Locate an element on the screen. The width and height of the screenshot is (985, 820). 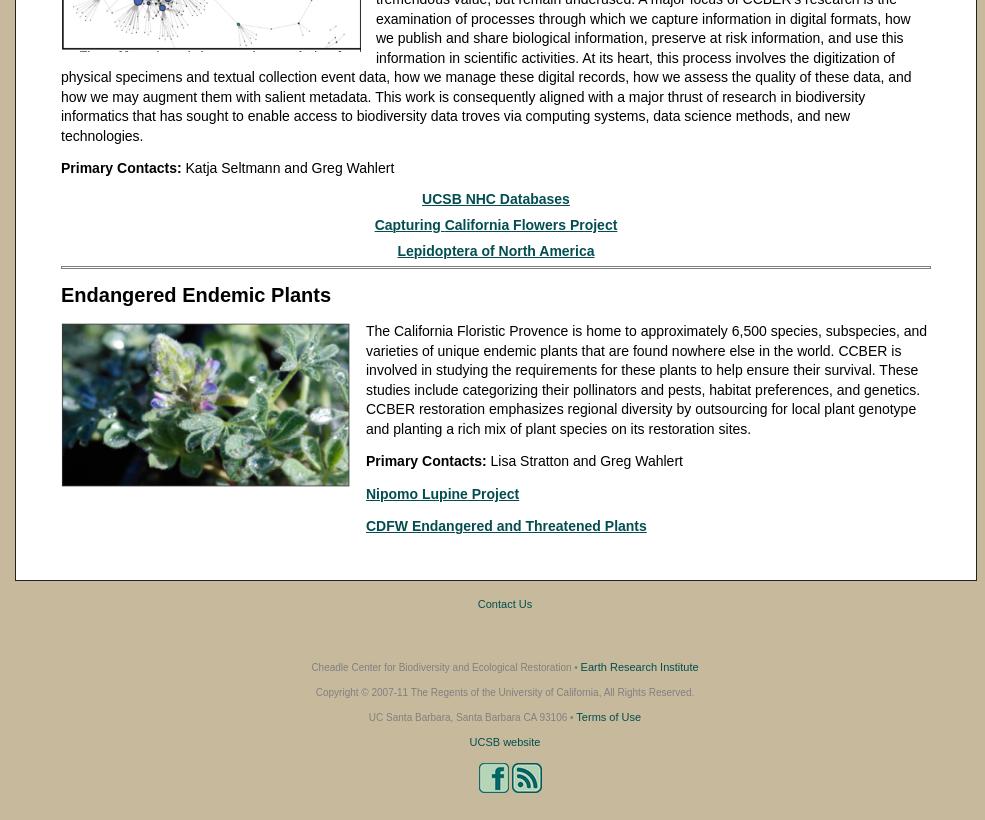
'CDFW Endangered and Threatened Plants' is located at coordinates (505, 525).